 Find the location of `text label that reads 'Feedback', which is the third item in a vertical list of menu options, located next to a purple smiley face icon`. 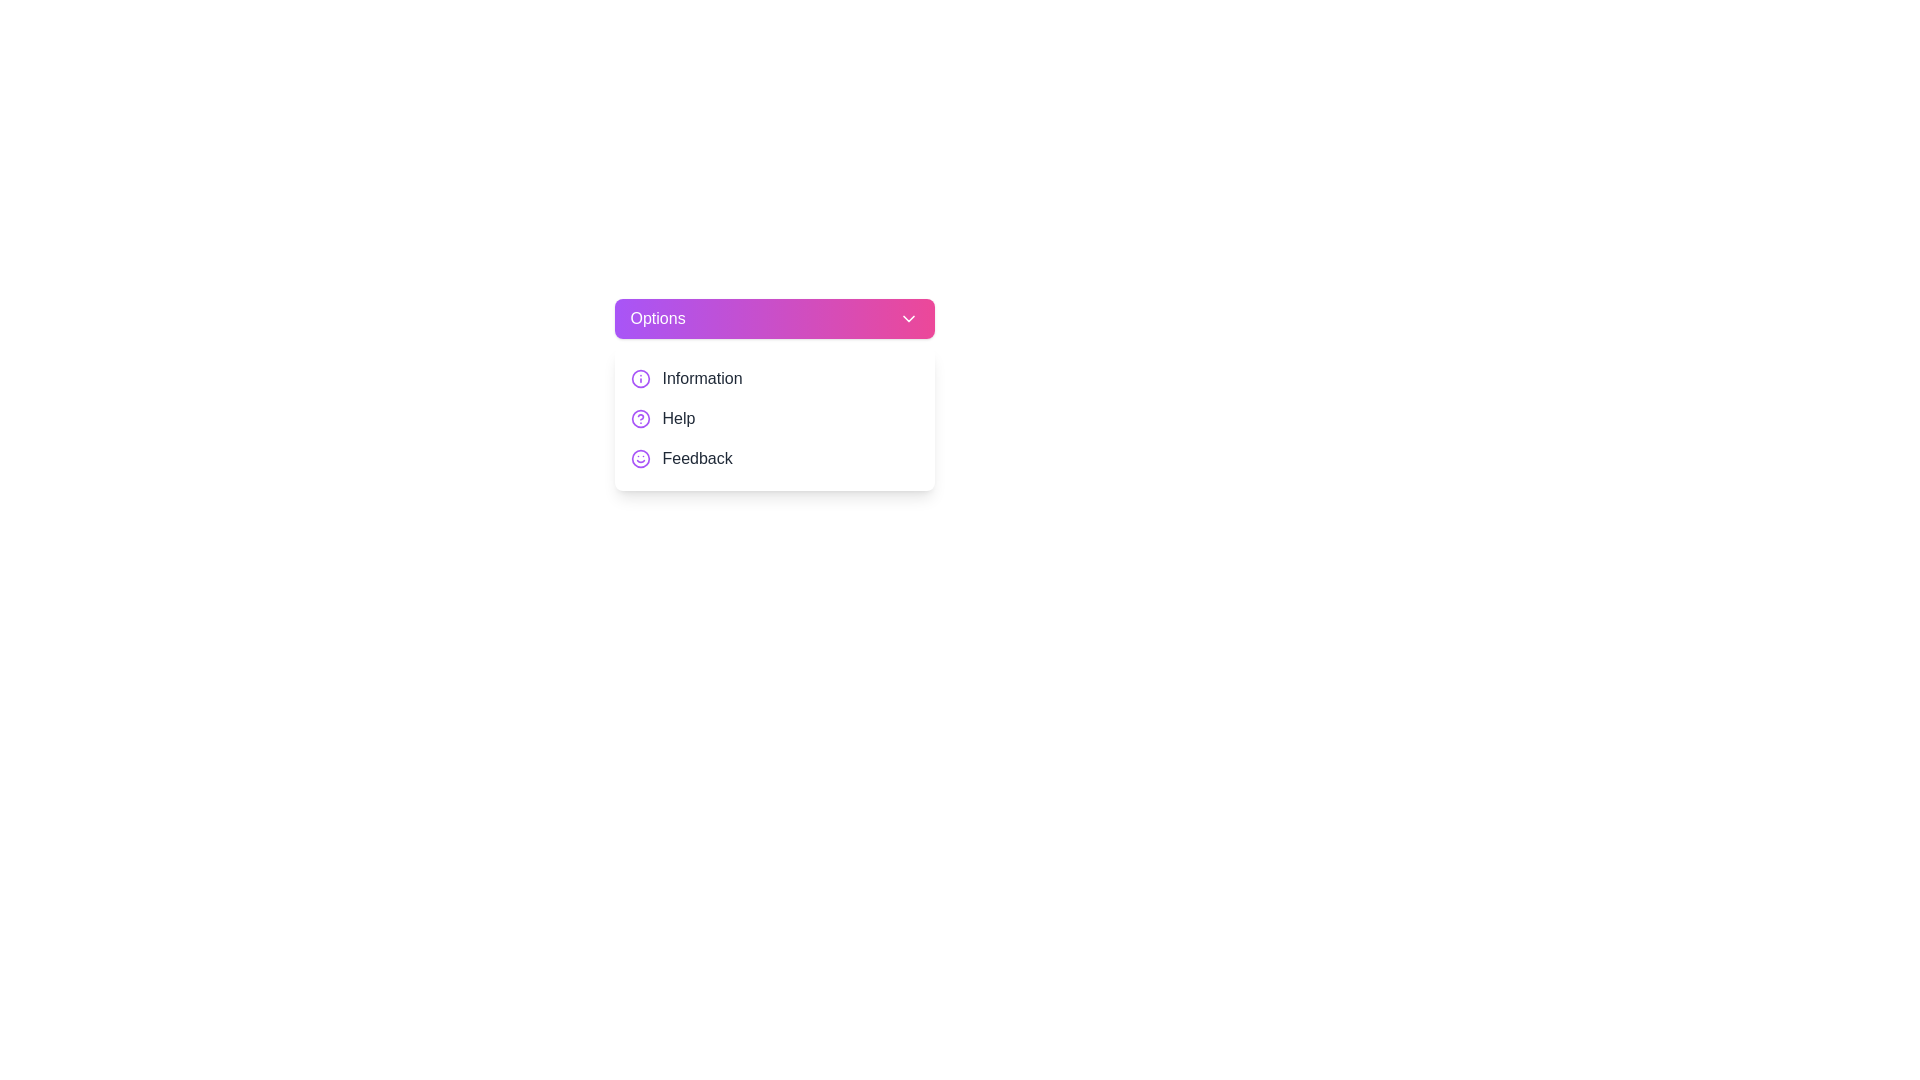

text label that reads 'Feedback', which is the third item in a vertical list of menu options, located next to a purple smiley face icon is located at coordinates (697, 459).